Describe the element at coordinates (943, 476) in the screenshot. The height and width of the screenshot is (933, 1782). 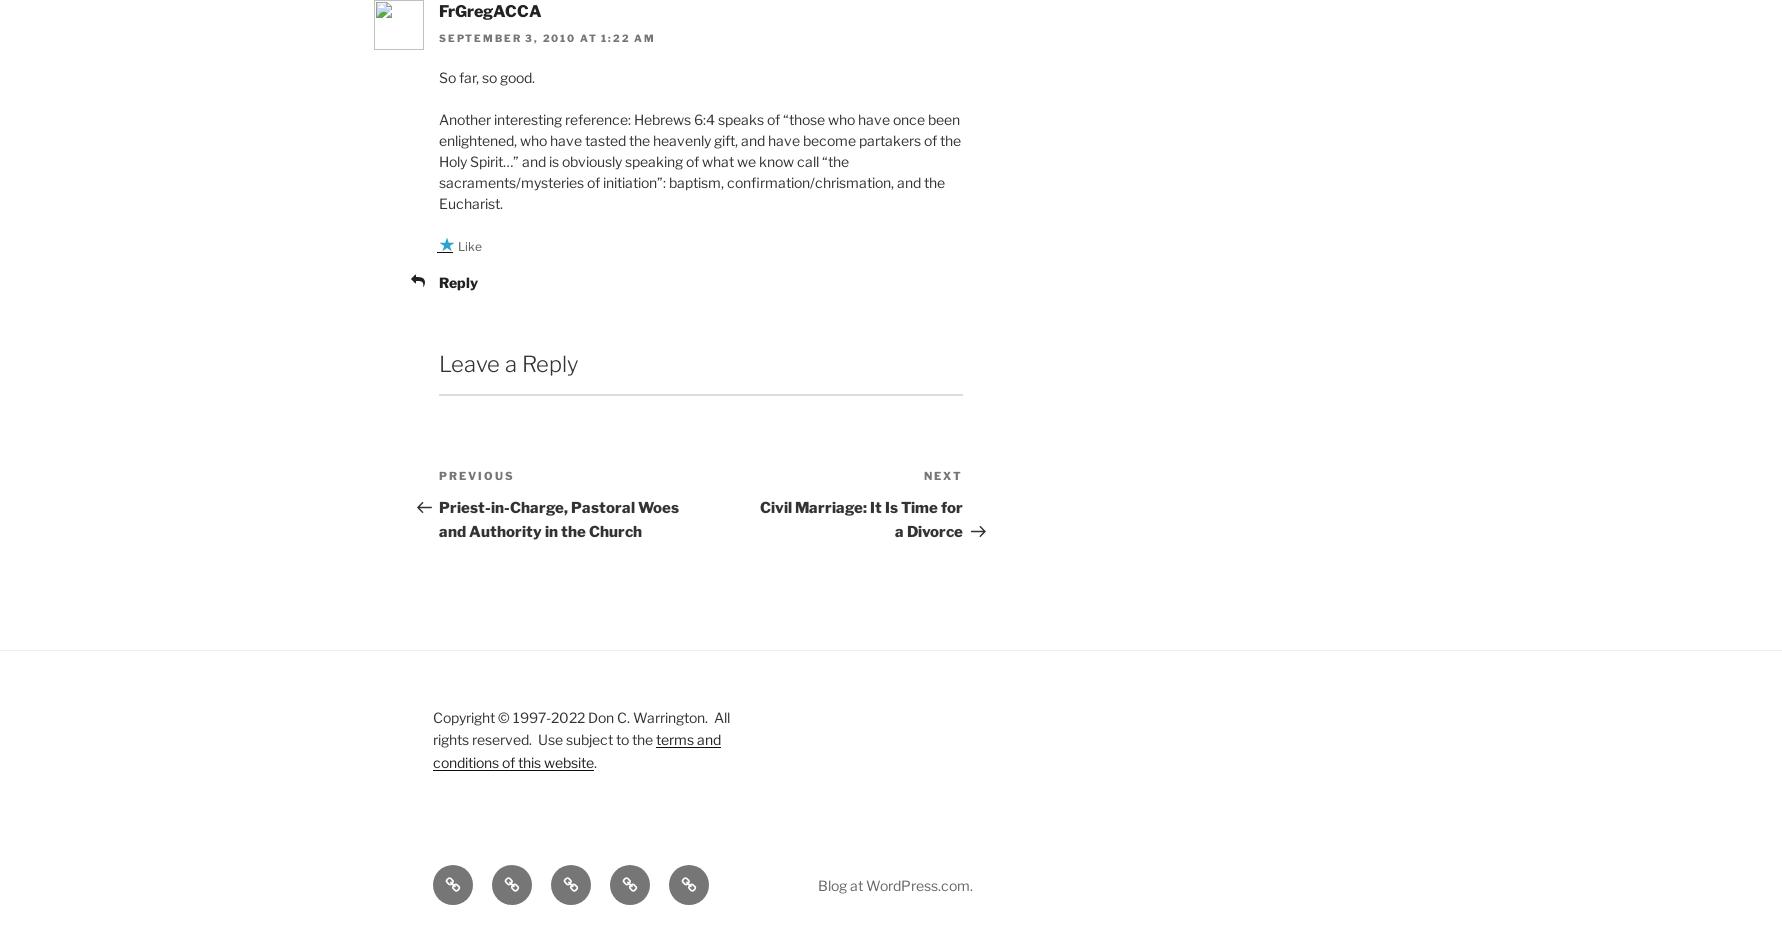
I see `'Next'` at that location.